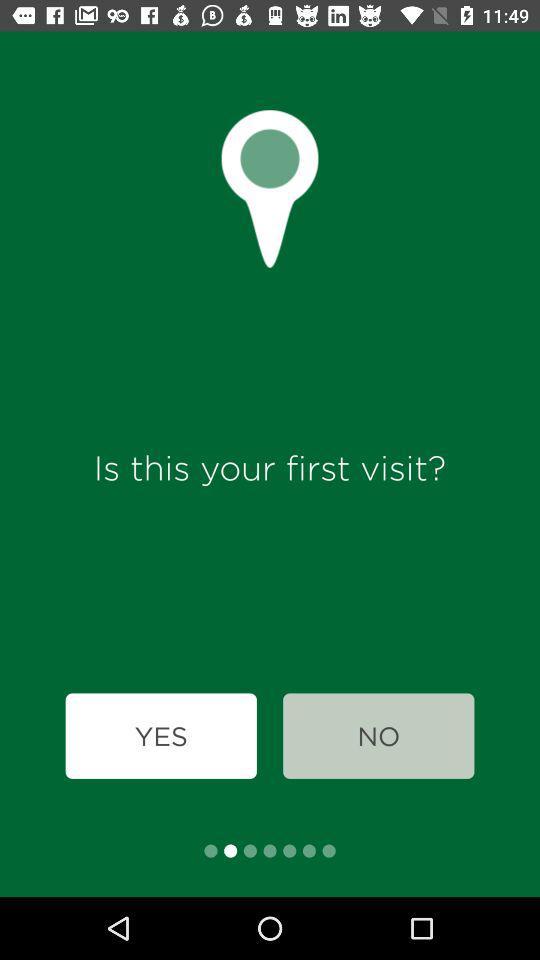 This screenshot has height=960, width=540. I want to click on item to the right of the yes icon, so click(378, 735).